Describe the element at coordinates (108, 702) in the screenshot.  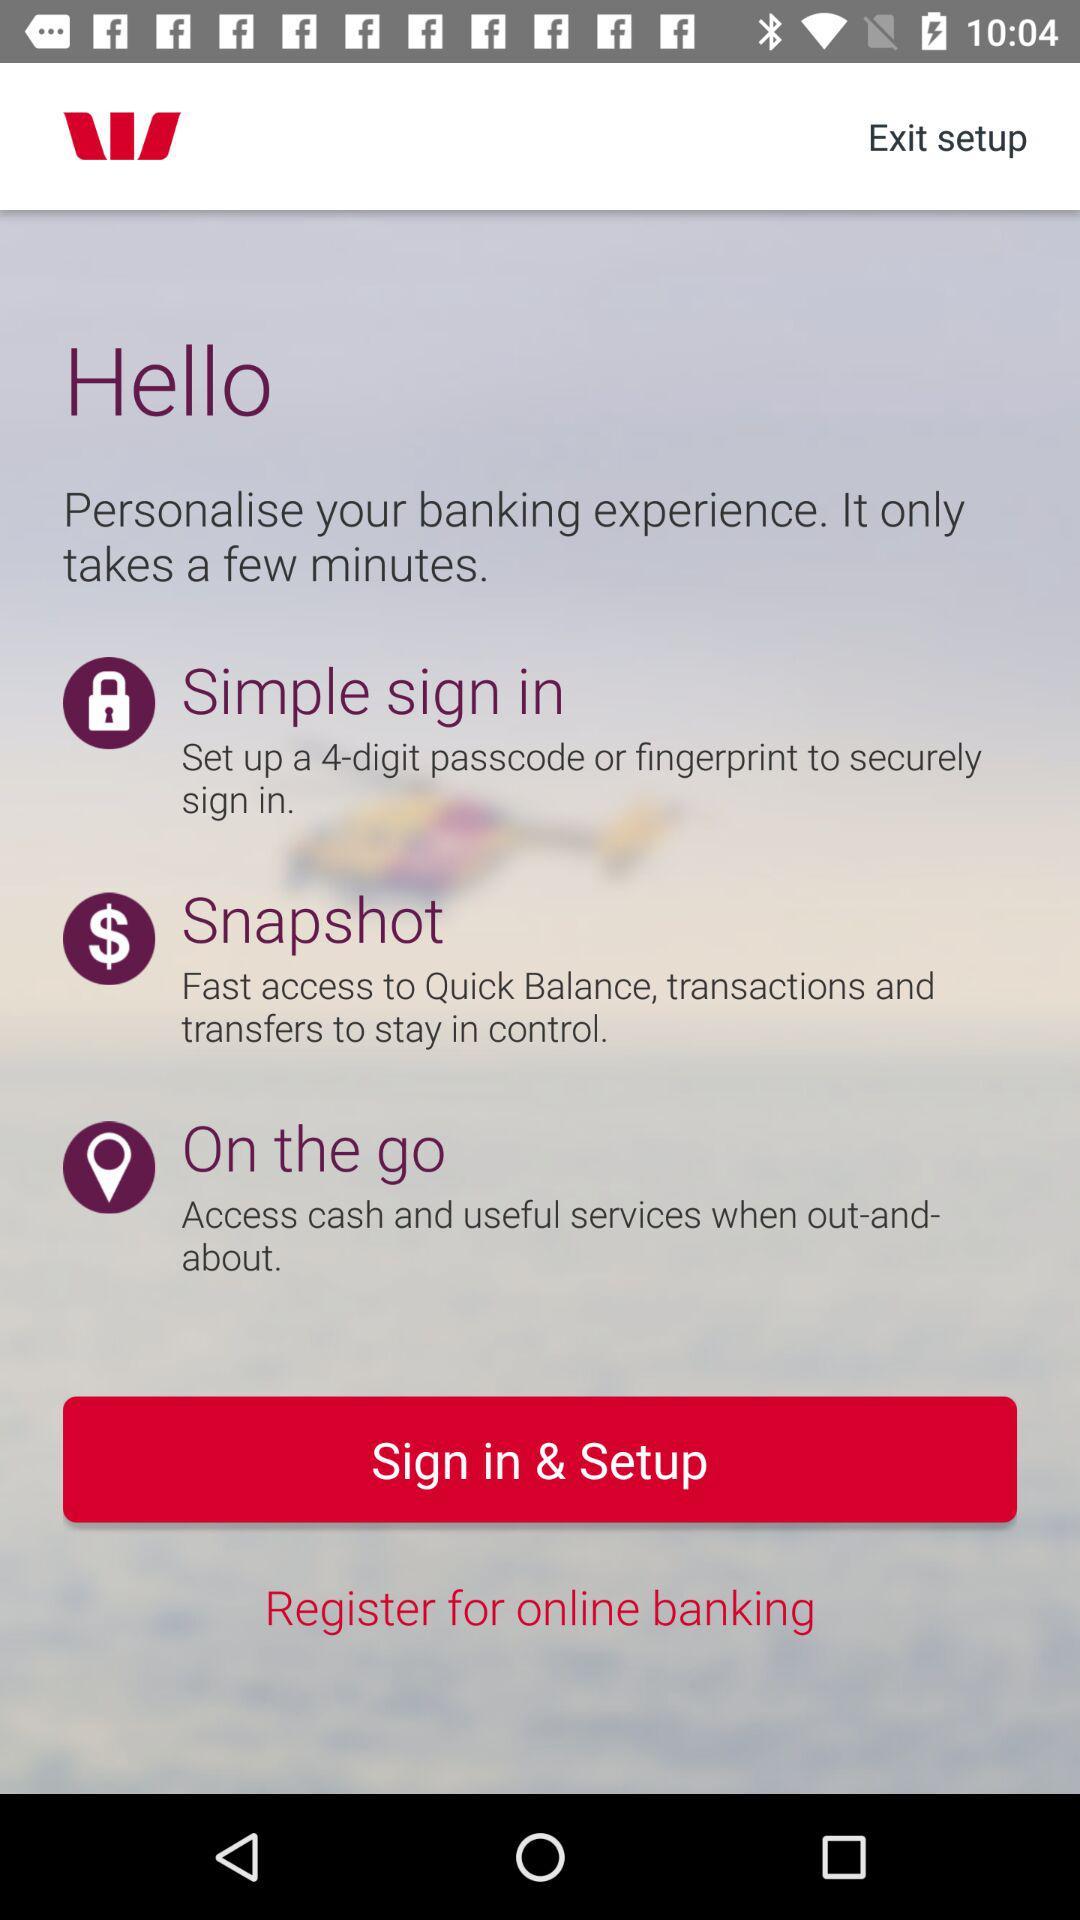
I see `the lock icon to the left side of the simple sign in` at that location.